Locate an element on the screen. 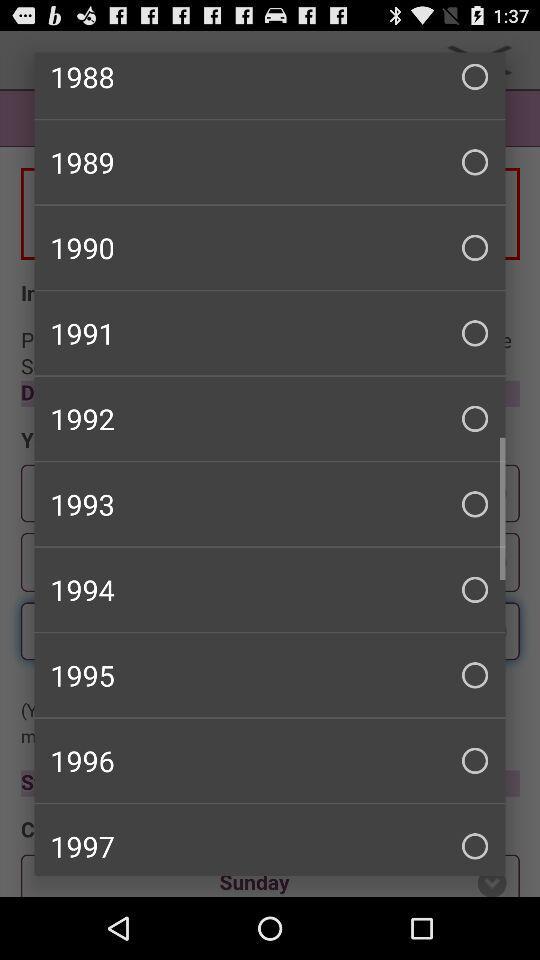 This screenshot has height=960, width=540. 1988 is located at coordinates (270, 85).